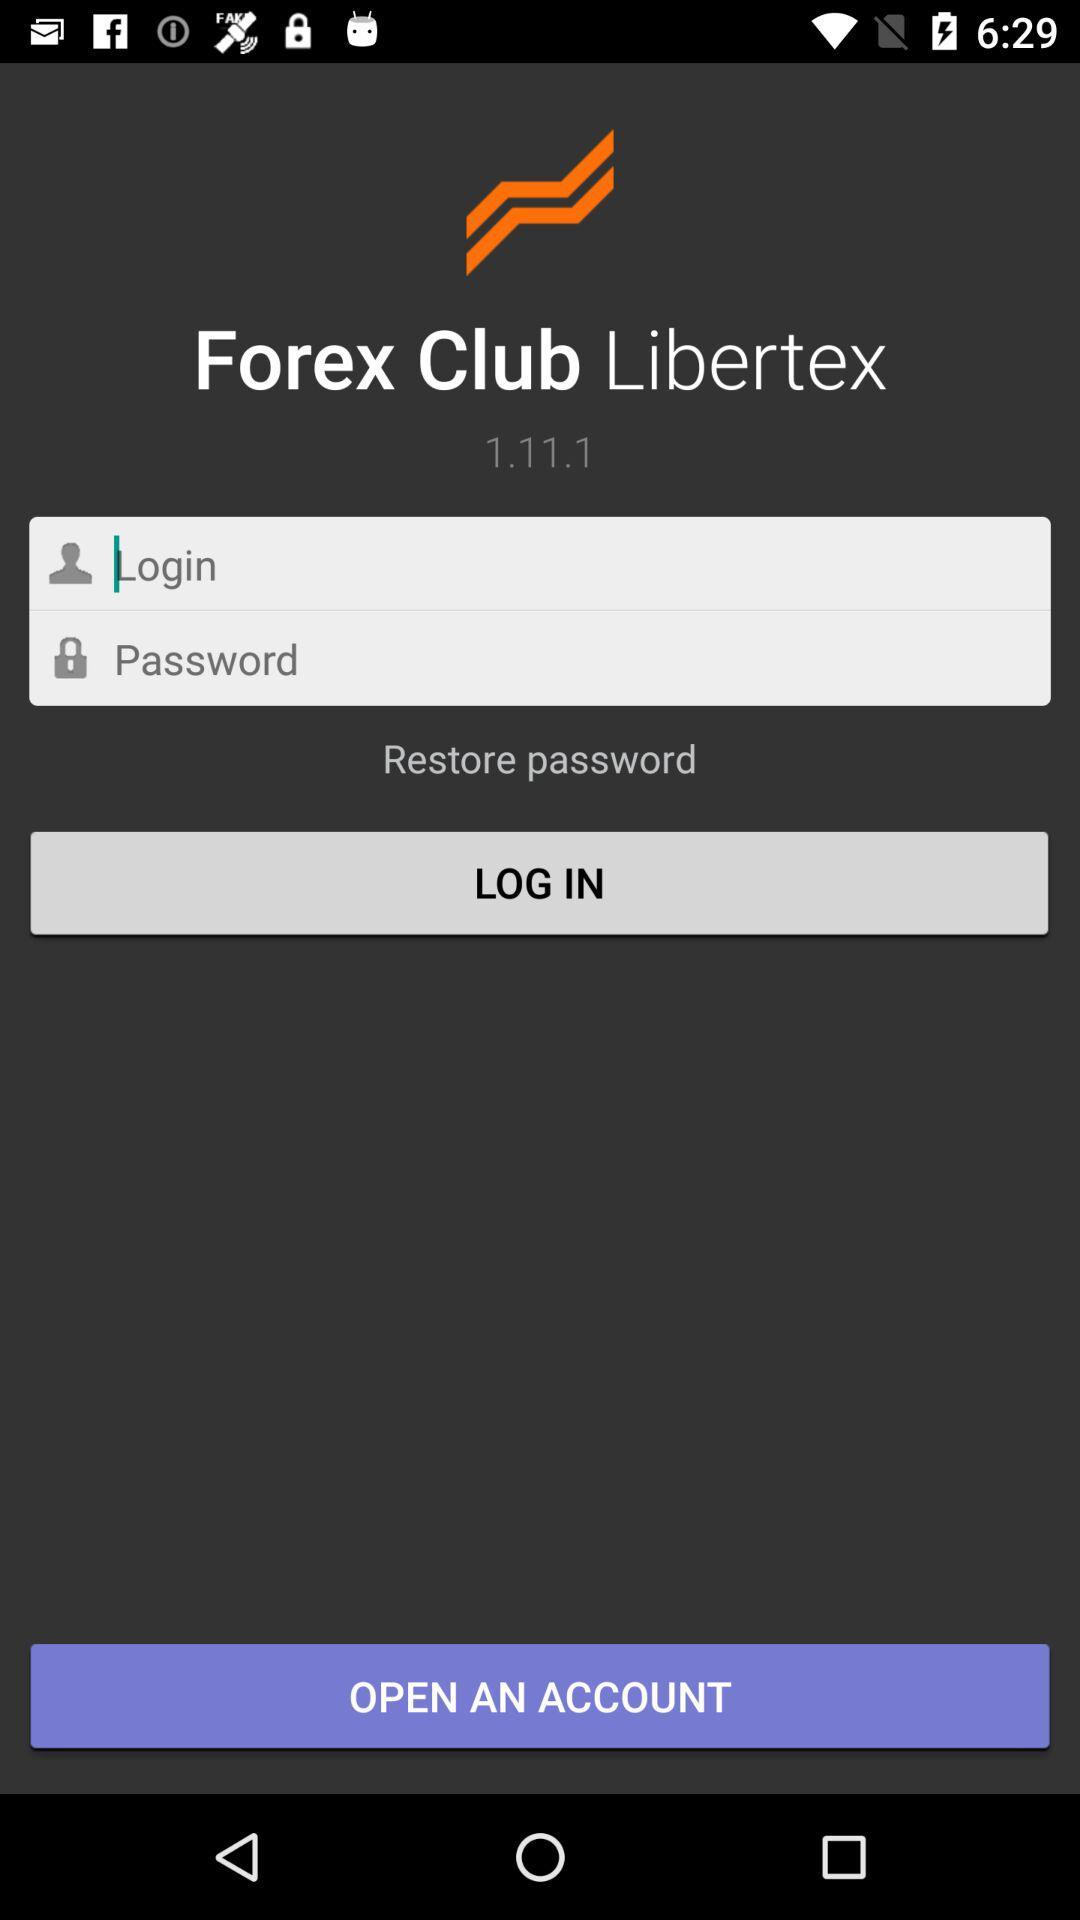 The height and width of the screenshot is (1920, 1080). I want to click on login, so click(540, 563).